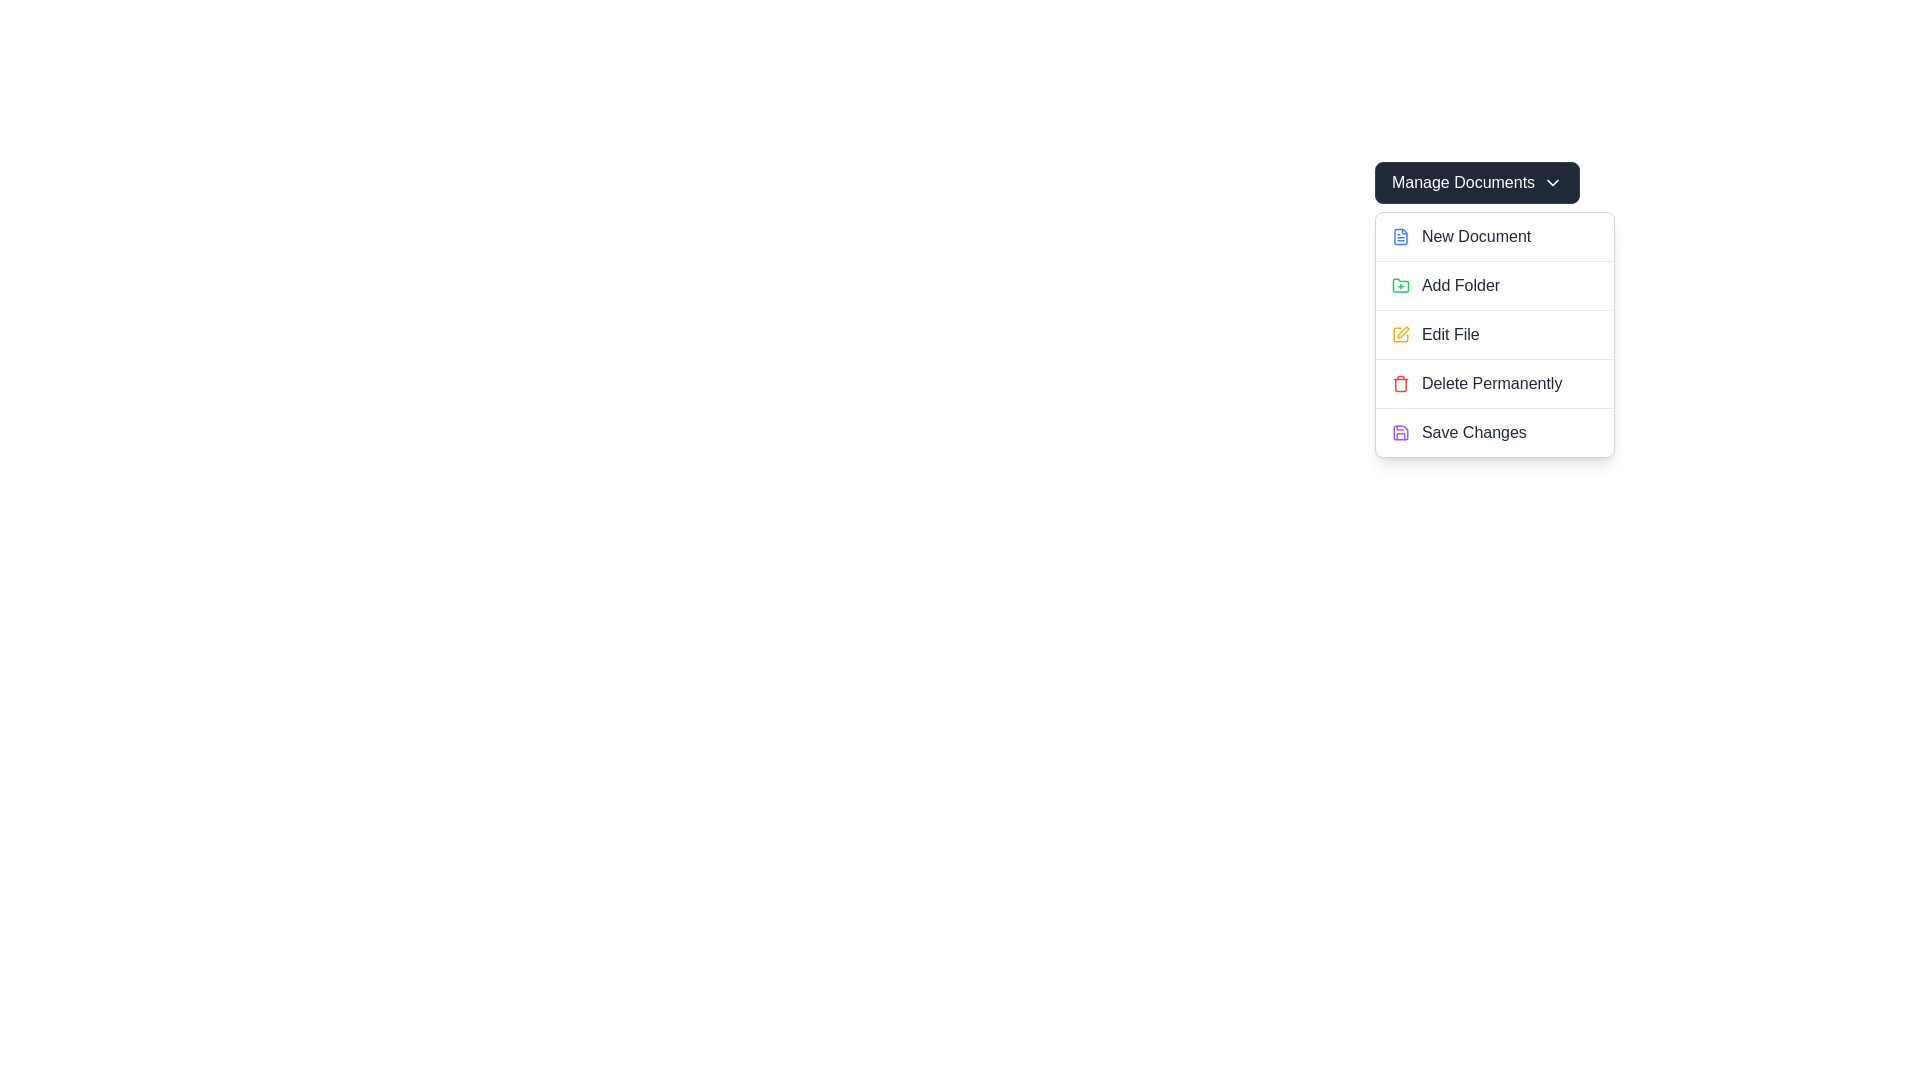  Describe the element at coordinates (1494, 334) in the screenshot. I see `the 'Edit File' option in the dropdown menu located below the 'Manage Documents' button, which is the third item in the menu` at that location.